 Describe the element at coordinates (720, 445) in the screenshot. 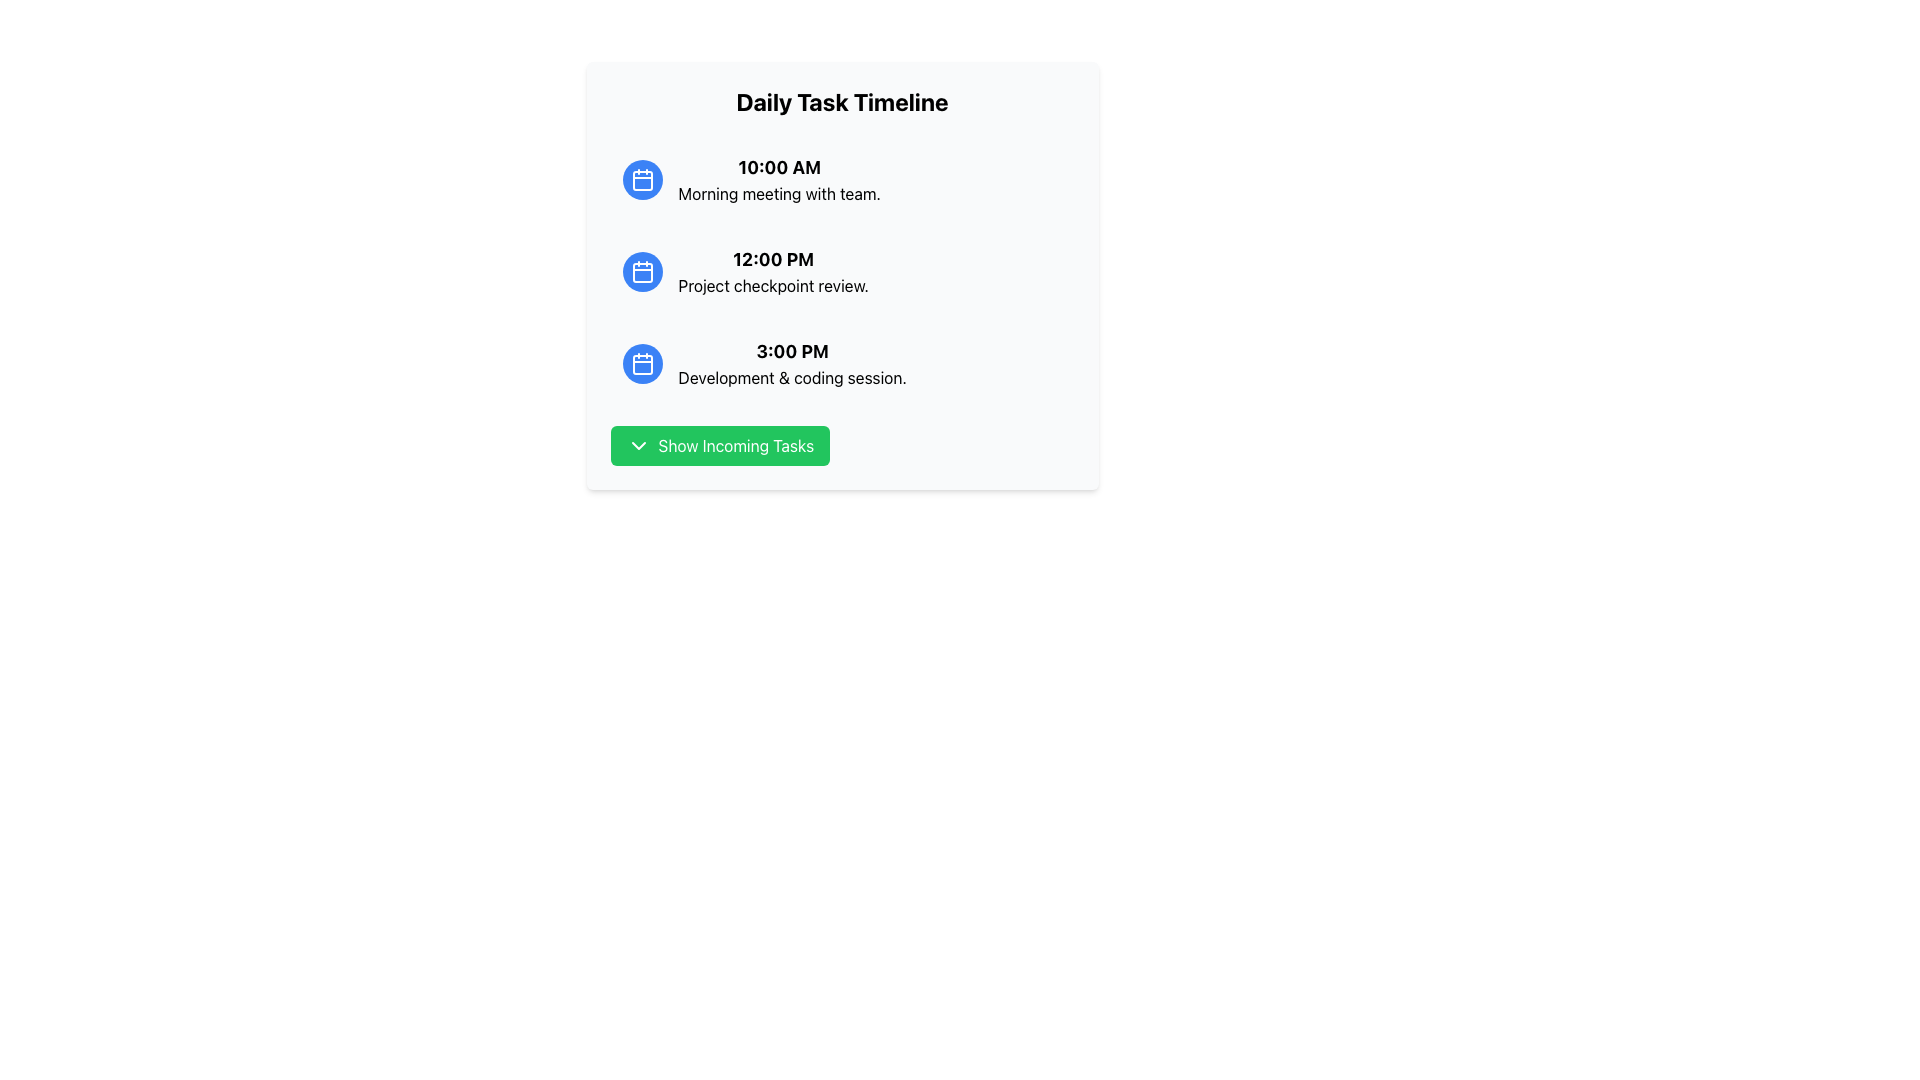

I see `the green button labeled 'Show Incoming Tasks' with rounded corners, located in the bottom part of the 'Daily Task Timeline' panel` at that location.